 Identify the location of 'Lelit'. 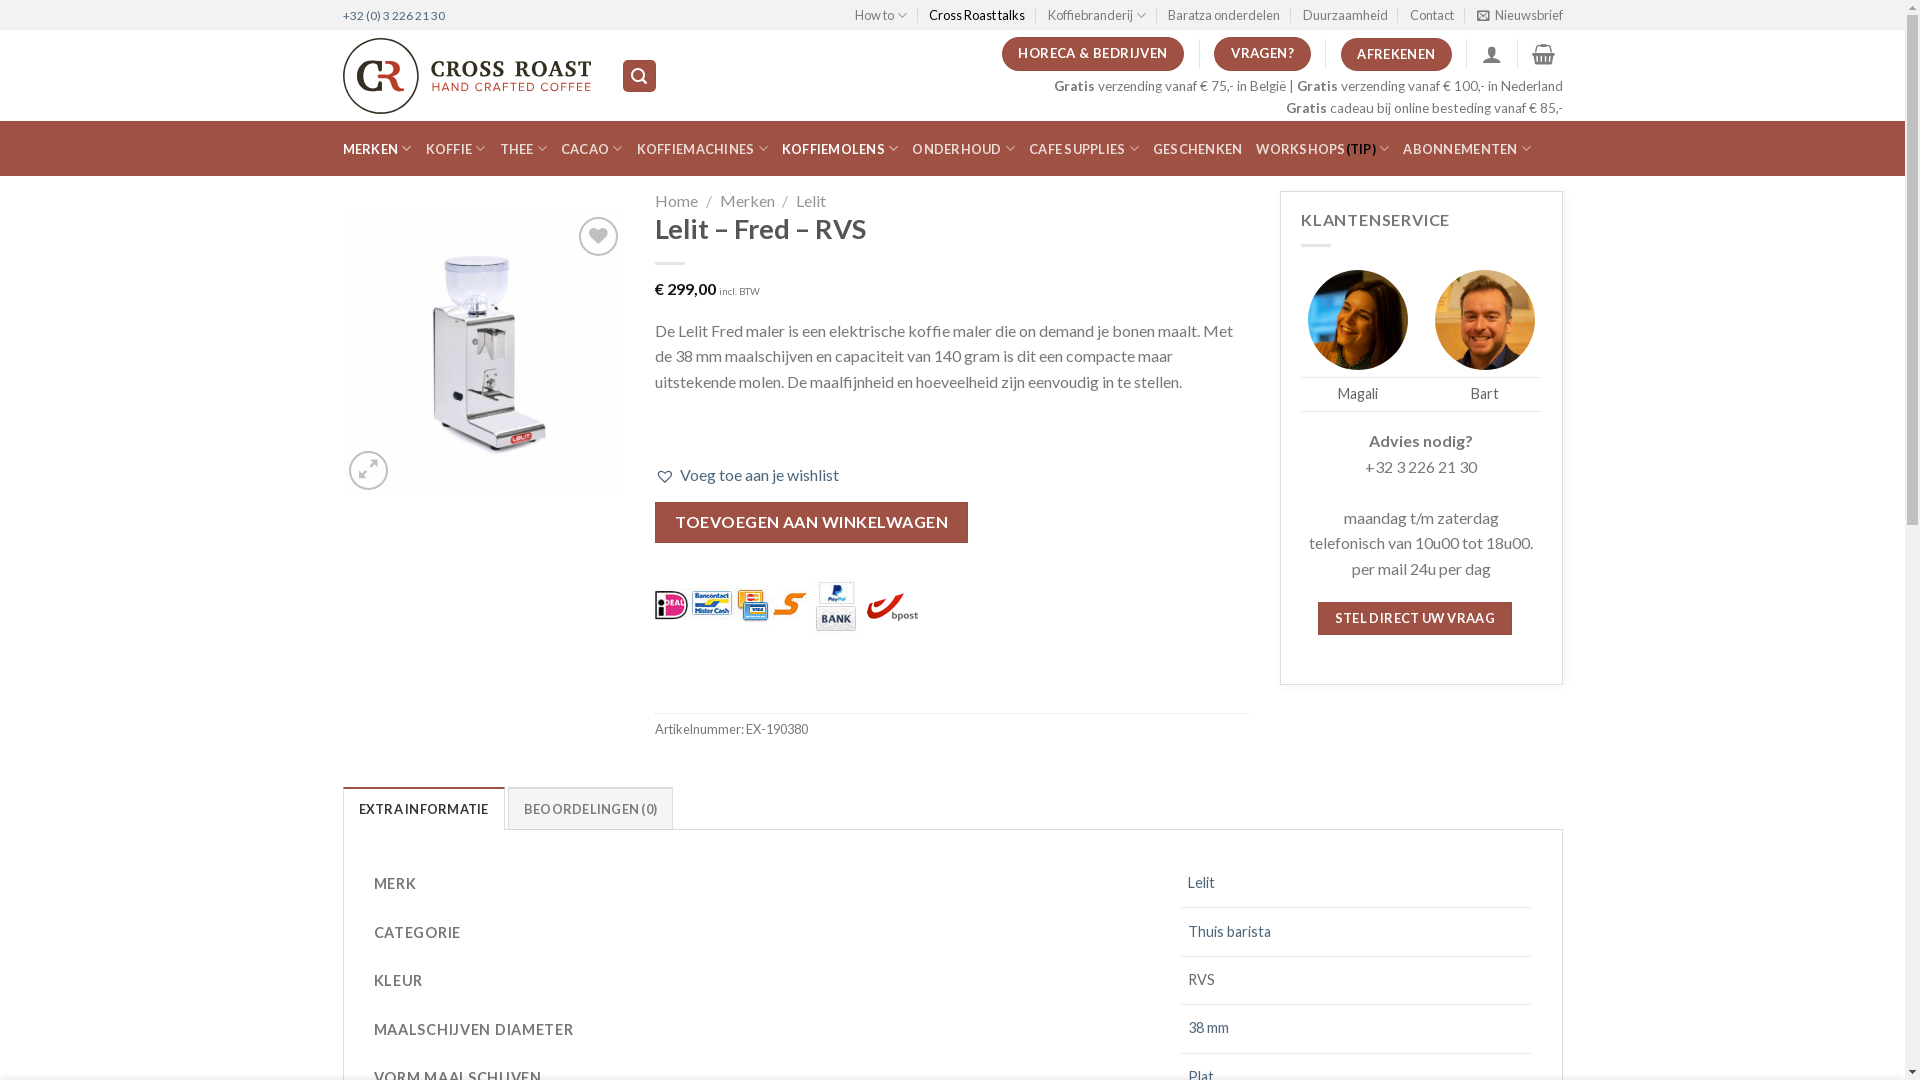
(811, 200).